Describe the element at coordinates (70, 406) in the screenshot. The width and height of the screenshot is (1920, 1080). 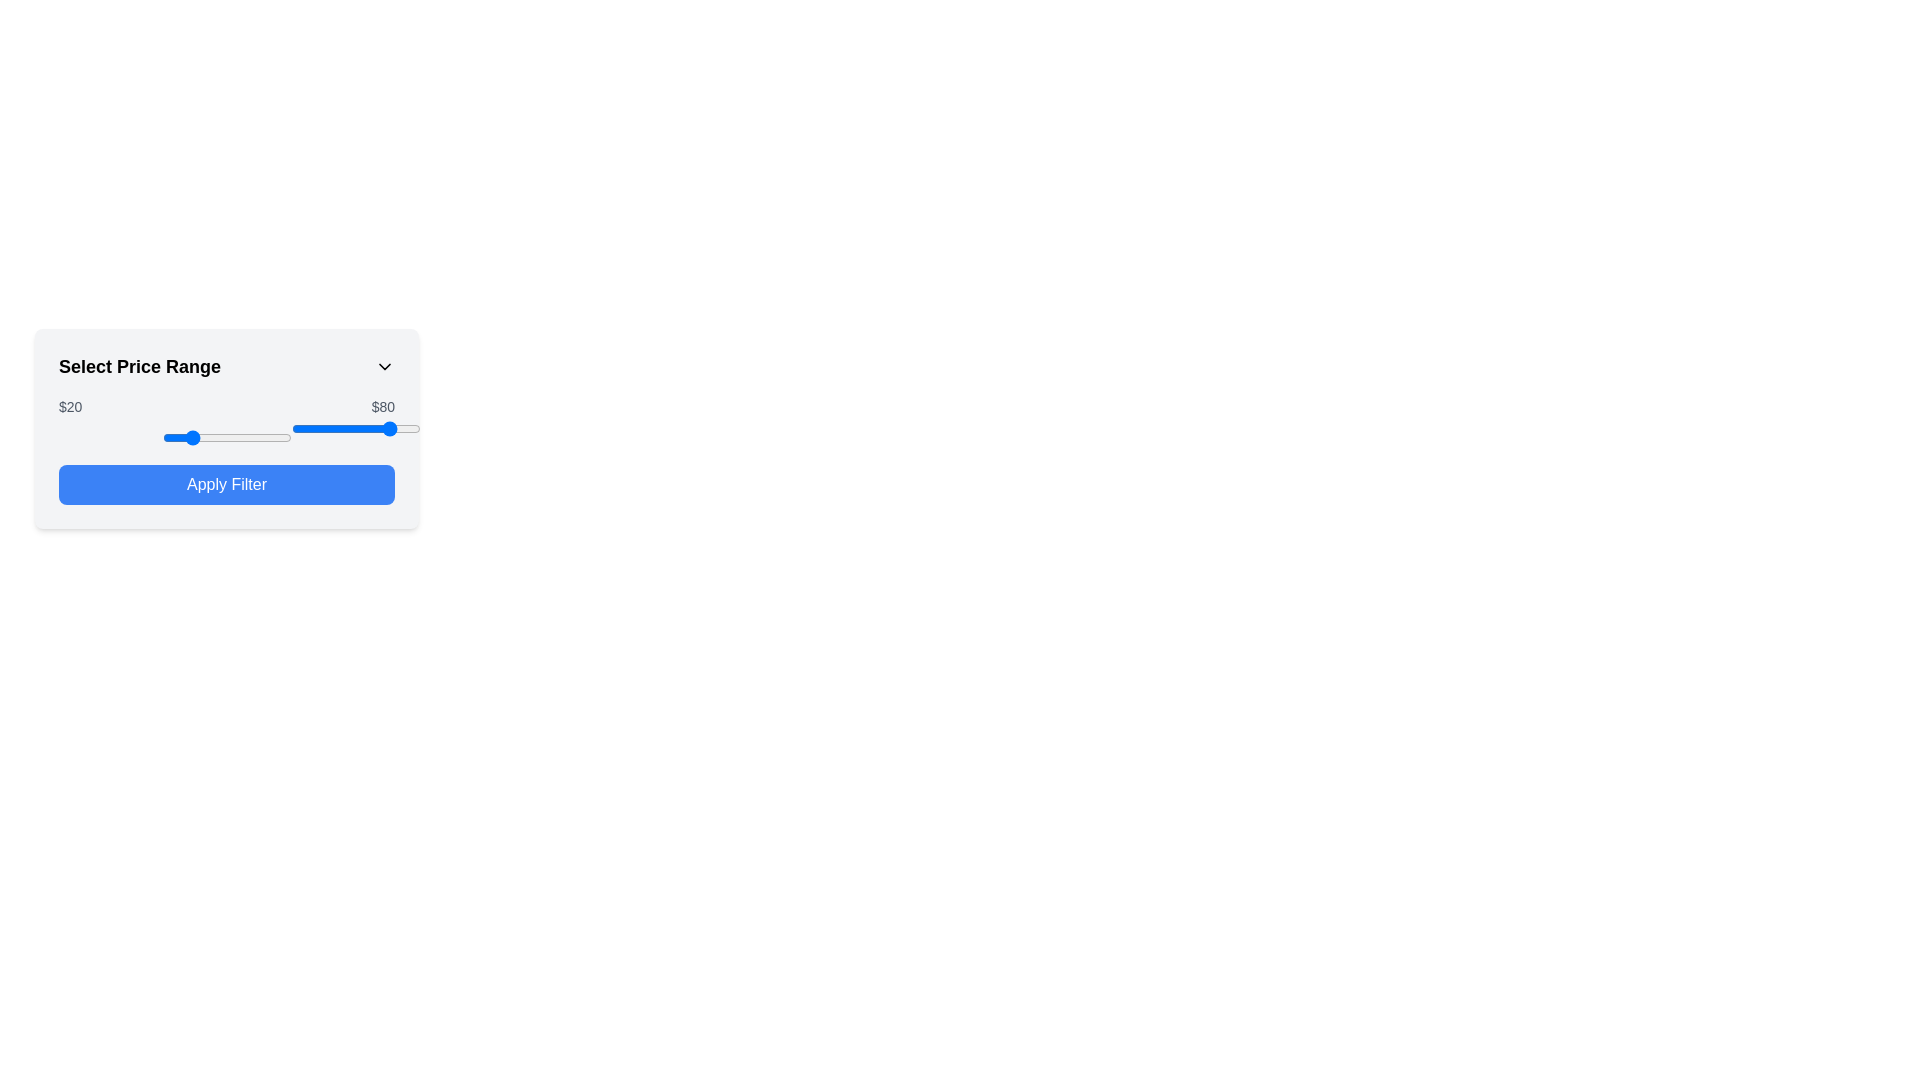
I see `the static text label displaying '$20', which is located on the left side of the price slider under the 'Select Price Range' section` at that location.